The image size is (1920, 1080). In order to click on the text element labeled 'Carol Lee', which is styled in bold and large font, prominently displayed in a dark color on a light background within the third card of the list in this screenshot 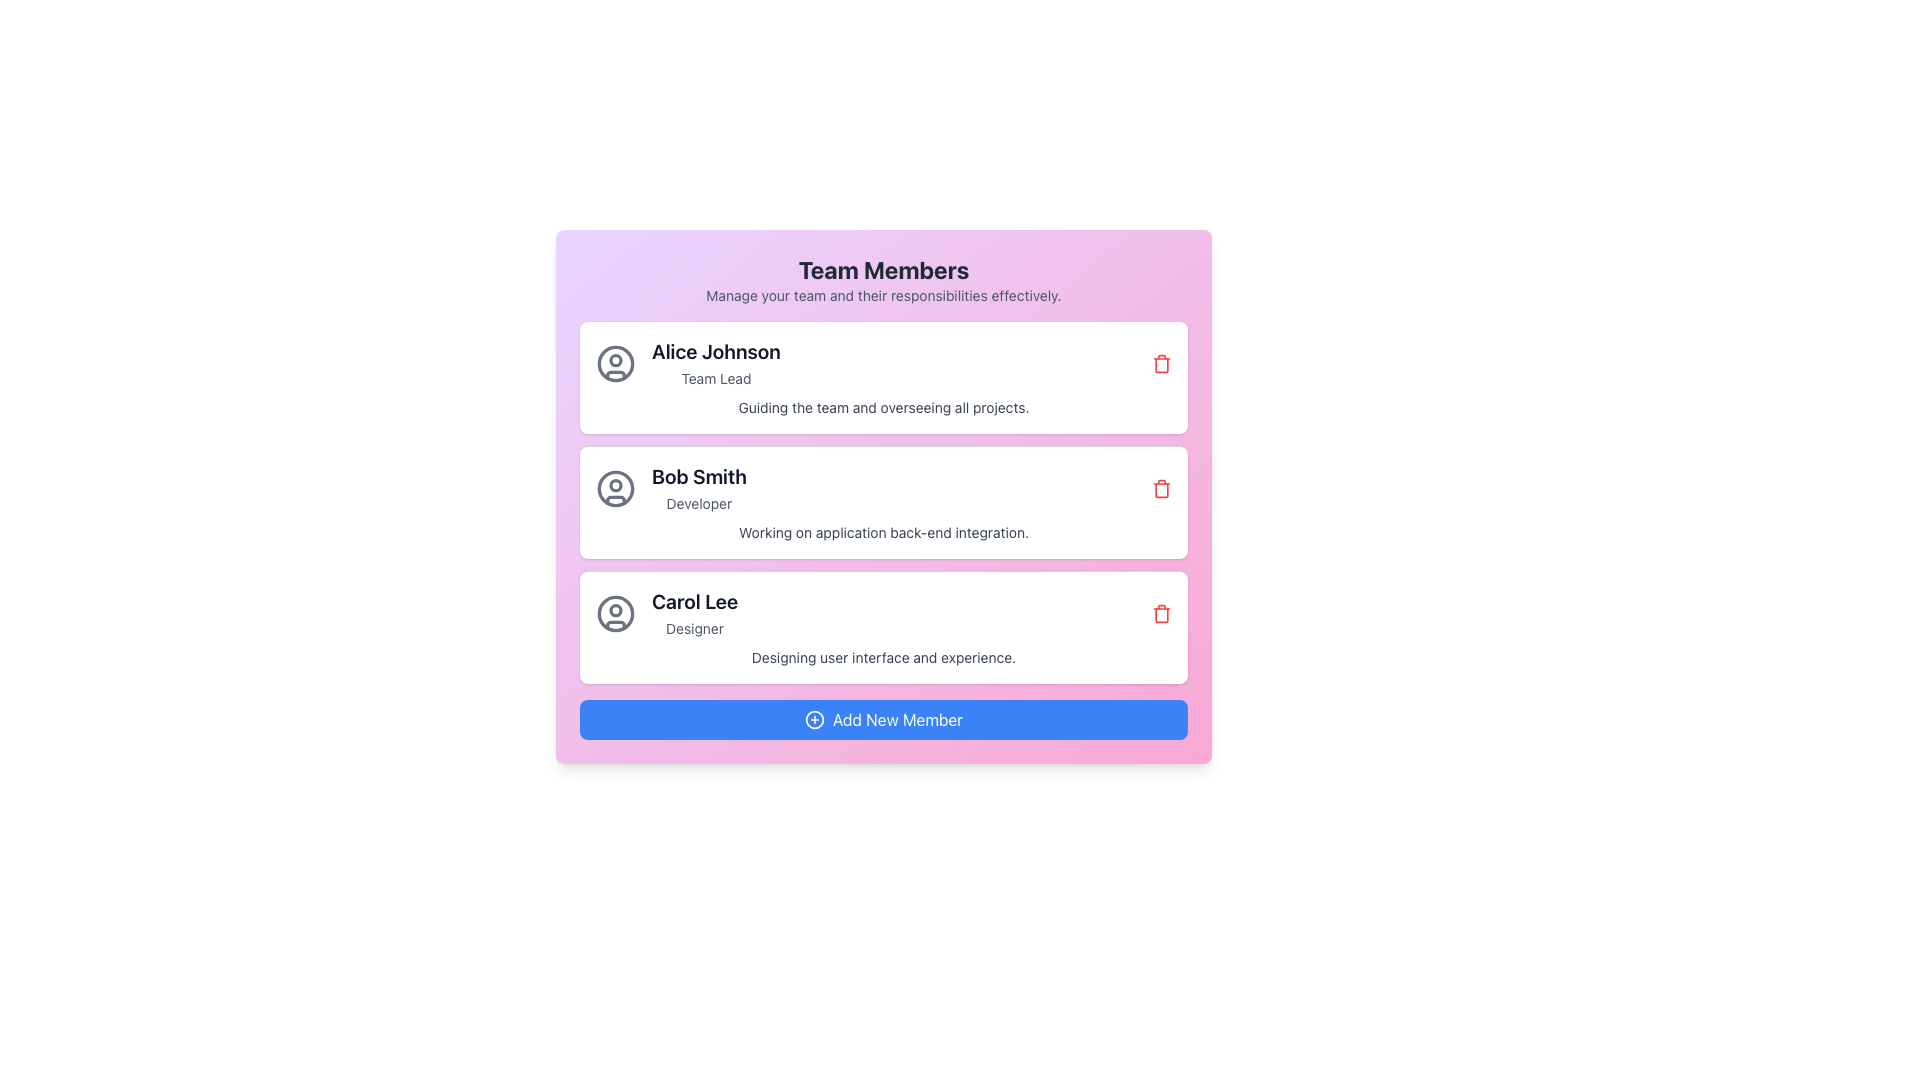, I will do `click(695, 600)`.